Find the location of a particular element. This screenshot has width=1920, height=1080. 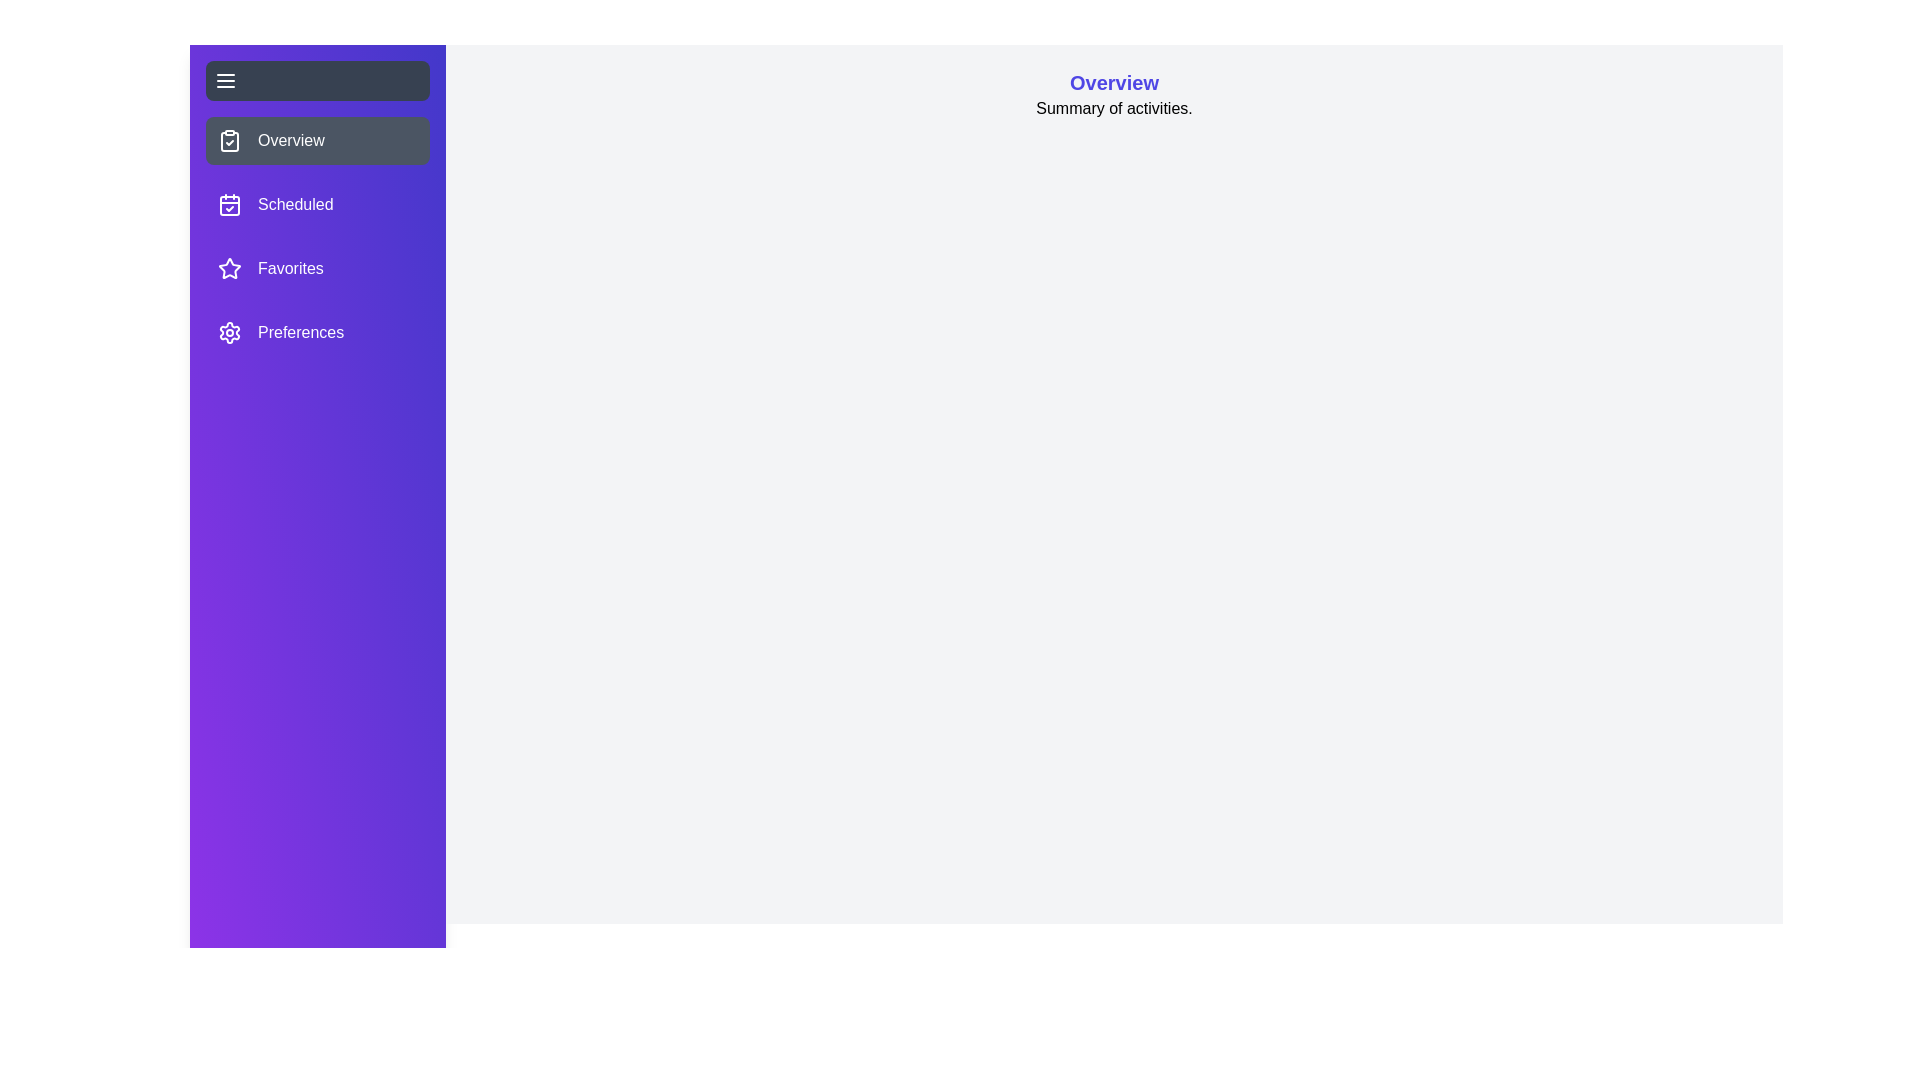

the section Scheduled from the drawer menu is located at coordinates (316, 204).